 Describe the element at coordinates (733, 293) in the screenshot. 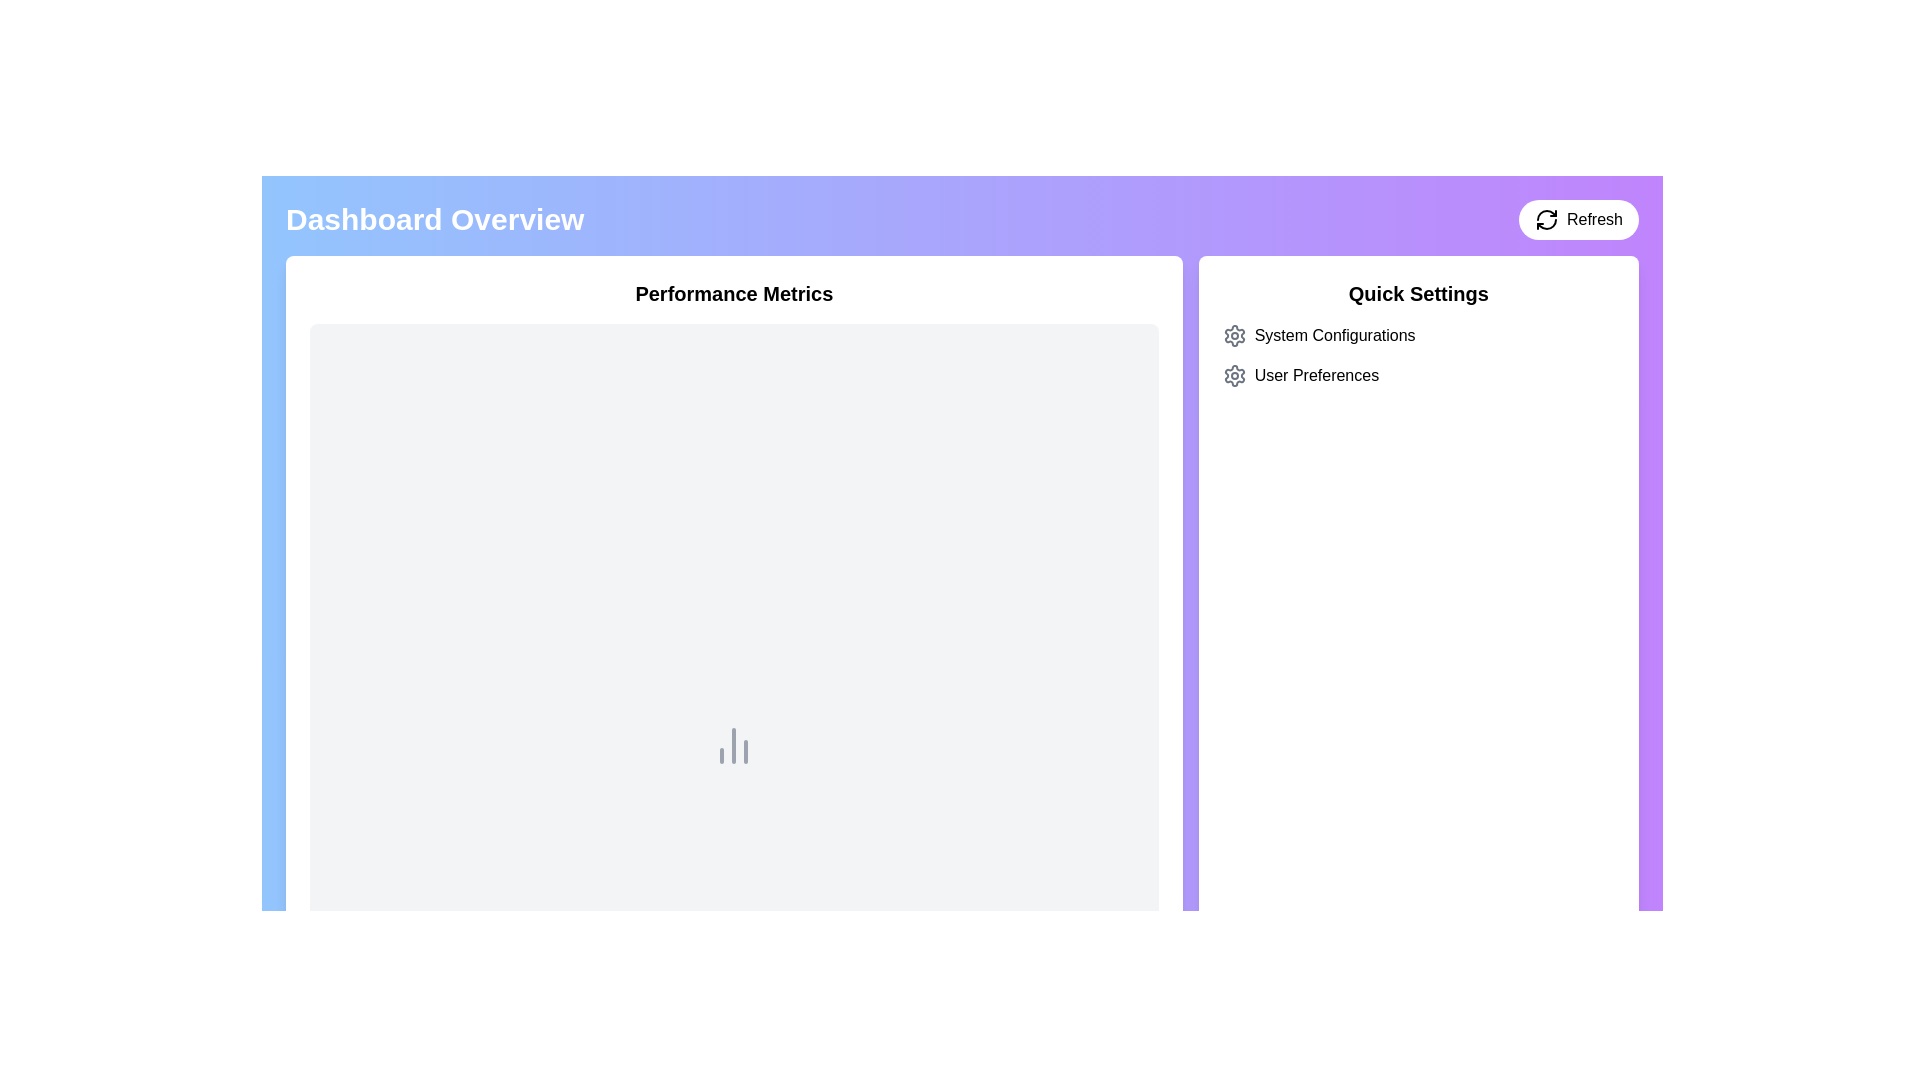

I see `the text label that serves as a heading at the top center of a white card-like section in the dashboard interface` at that location.